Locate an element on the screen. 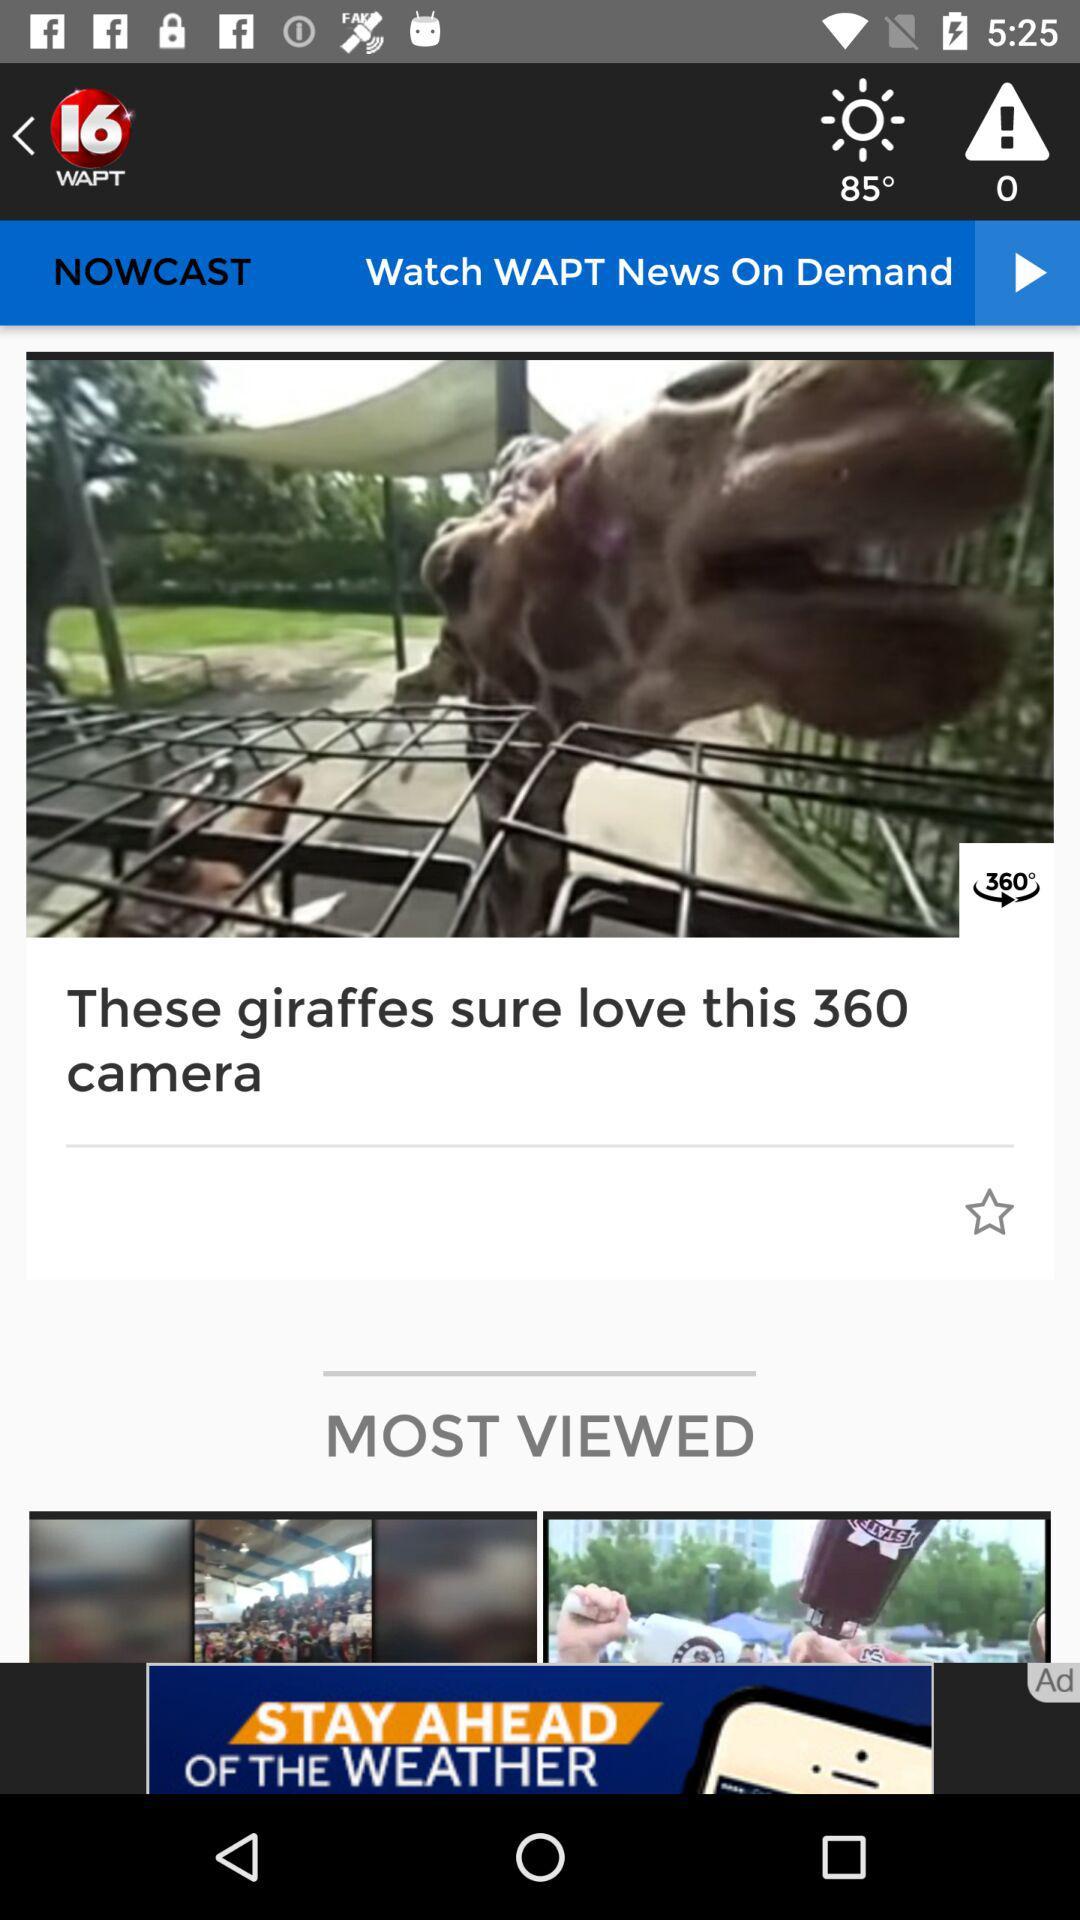  360 view is located at coordinates (1006, 889).